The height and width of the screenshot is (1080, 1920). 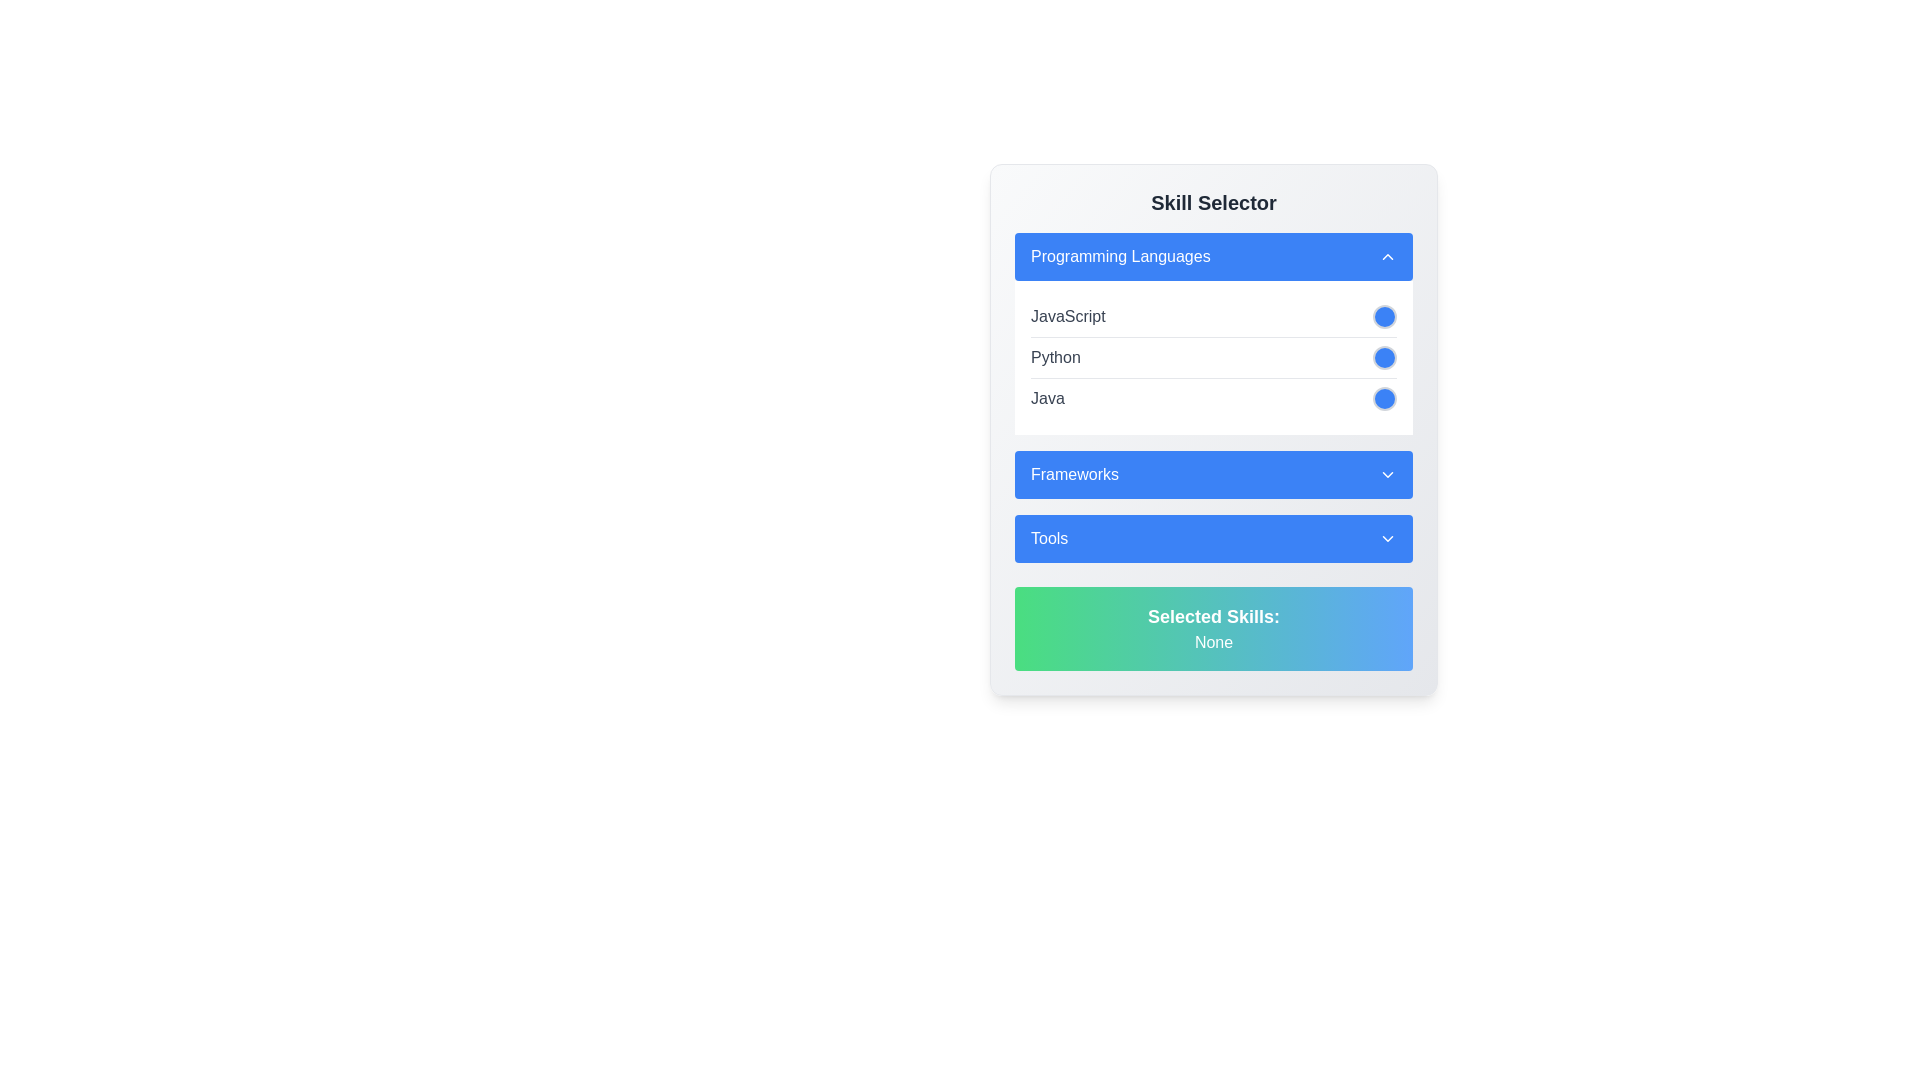 What do you see at coordinates (1213, 627) in the screenshot?
I see `the Informational display box that shows selected skills, currently indicating no skills are selected, located below the 'Tools' section` at bounding box center [1213, 627].